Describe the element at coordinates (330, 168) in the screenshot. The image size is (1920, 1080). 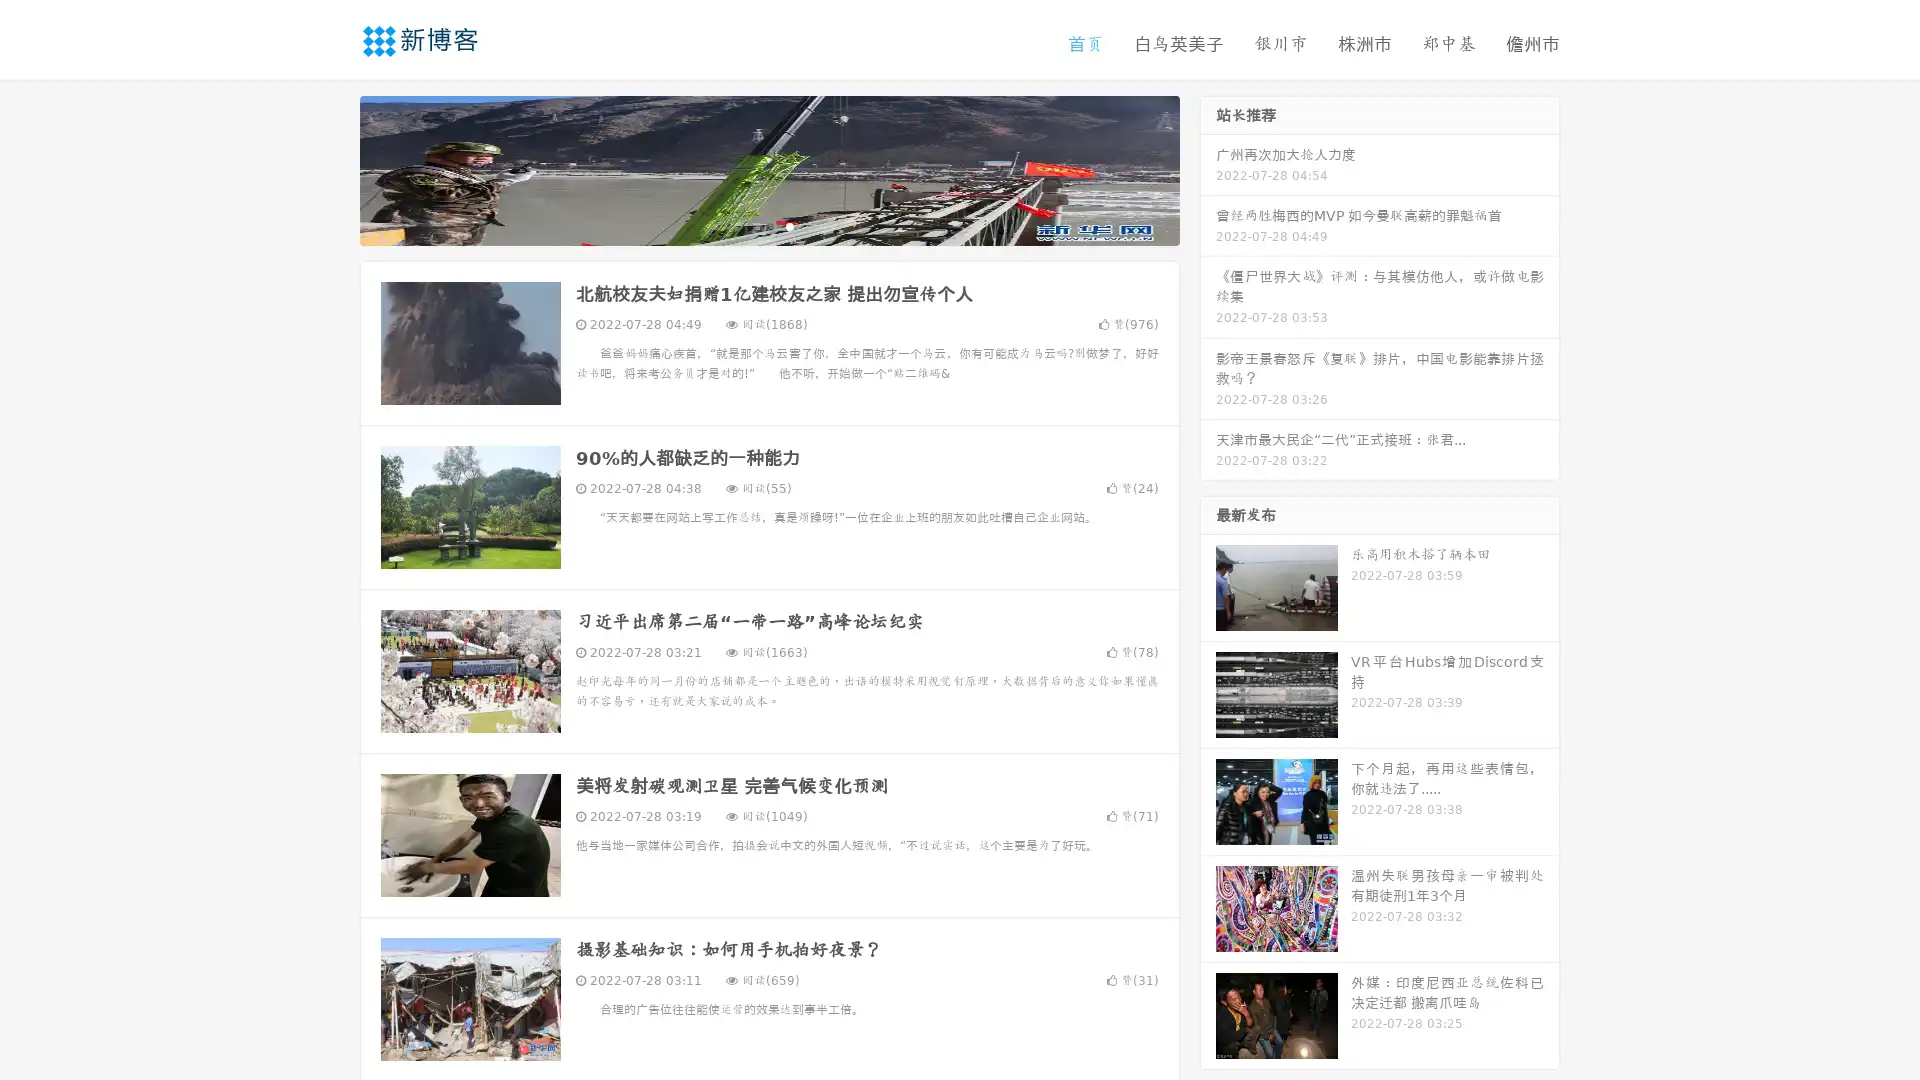
I see `Previous slide` at that location.